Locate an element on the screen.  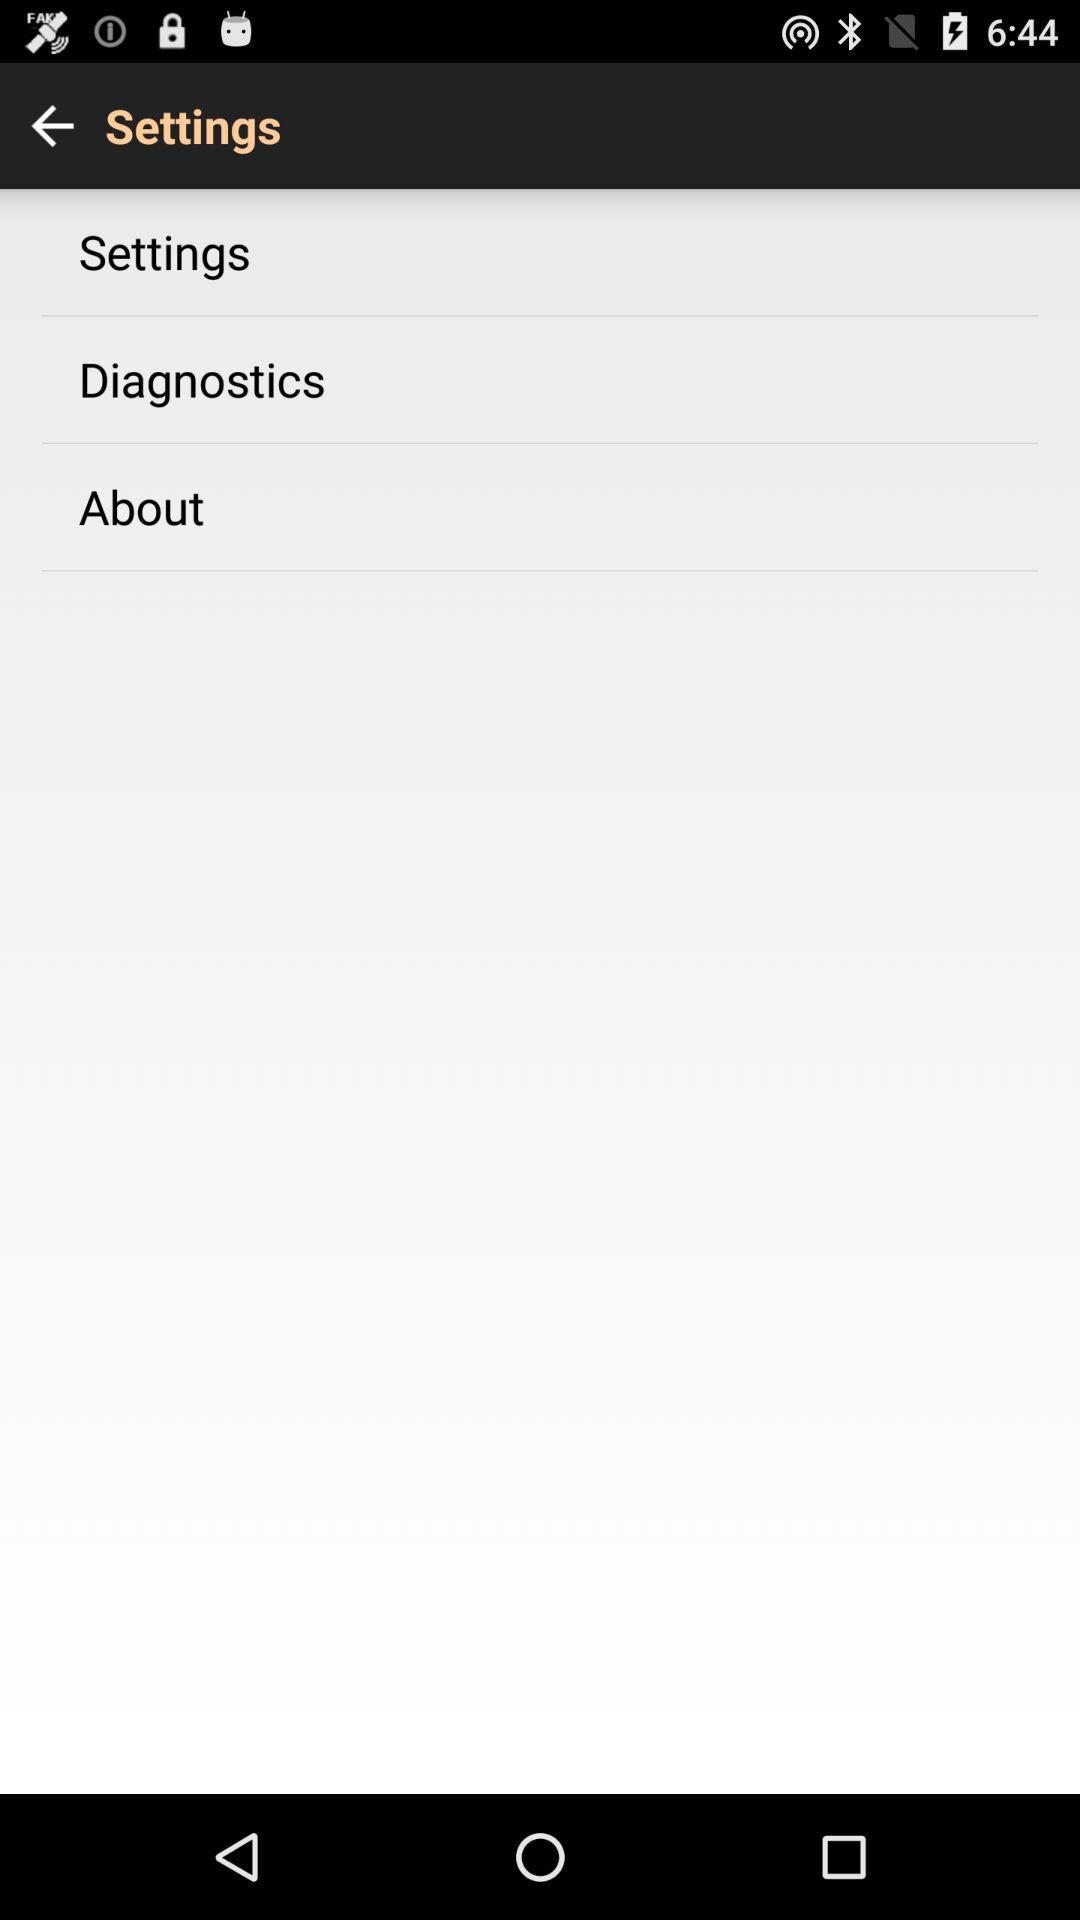
the about is located at coordinates (140, 506).